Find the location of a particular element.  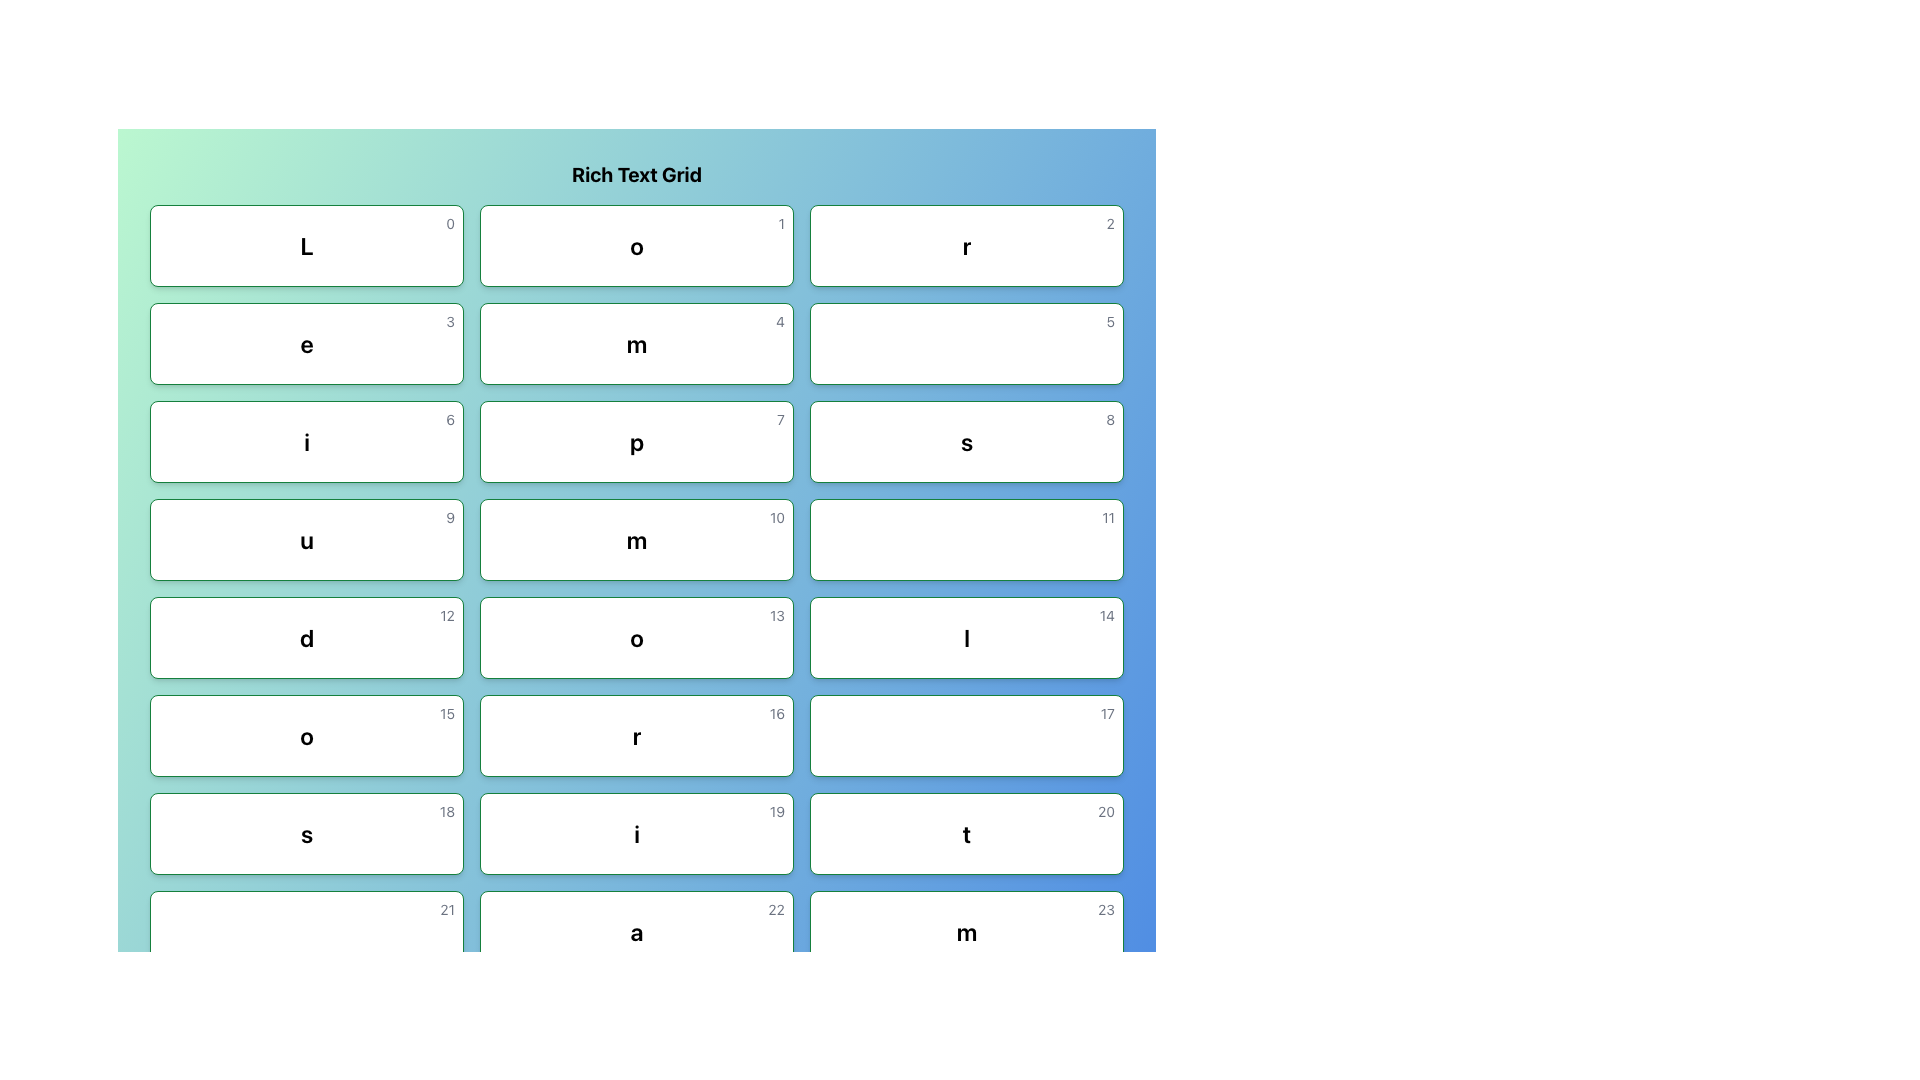

the grid cell containing the characters 's' and '18', located in the sixth row and first column of the grid layout is located at coordinates (306, 833).